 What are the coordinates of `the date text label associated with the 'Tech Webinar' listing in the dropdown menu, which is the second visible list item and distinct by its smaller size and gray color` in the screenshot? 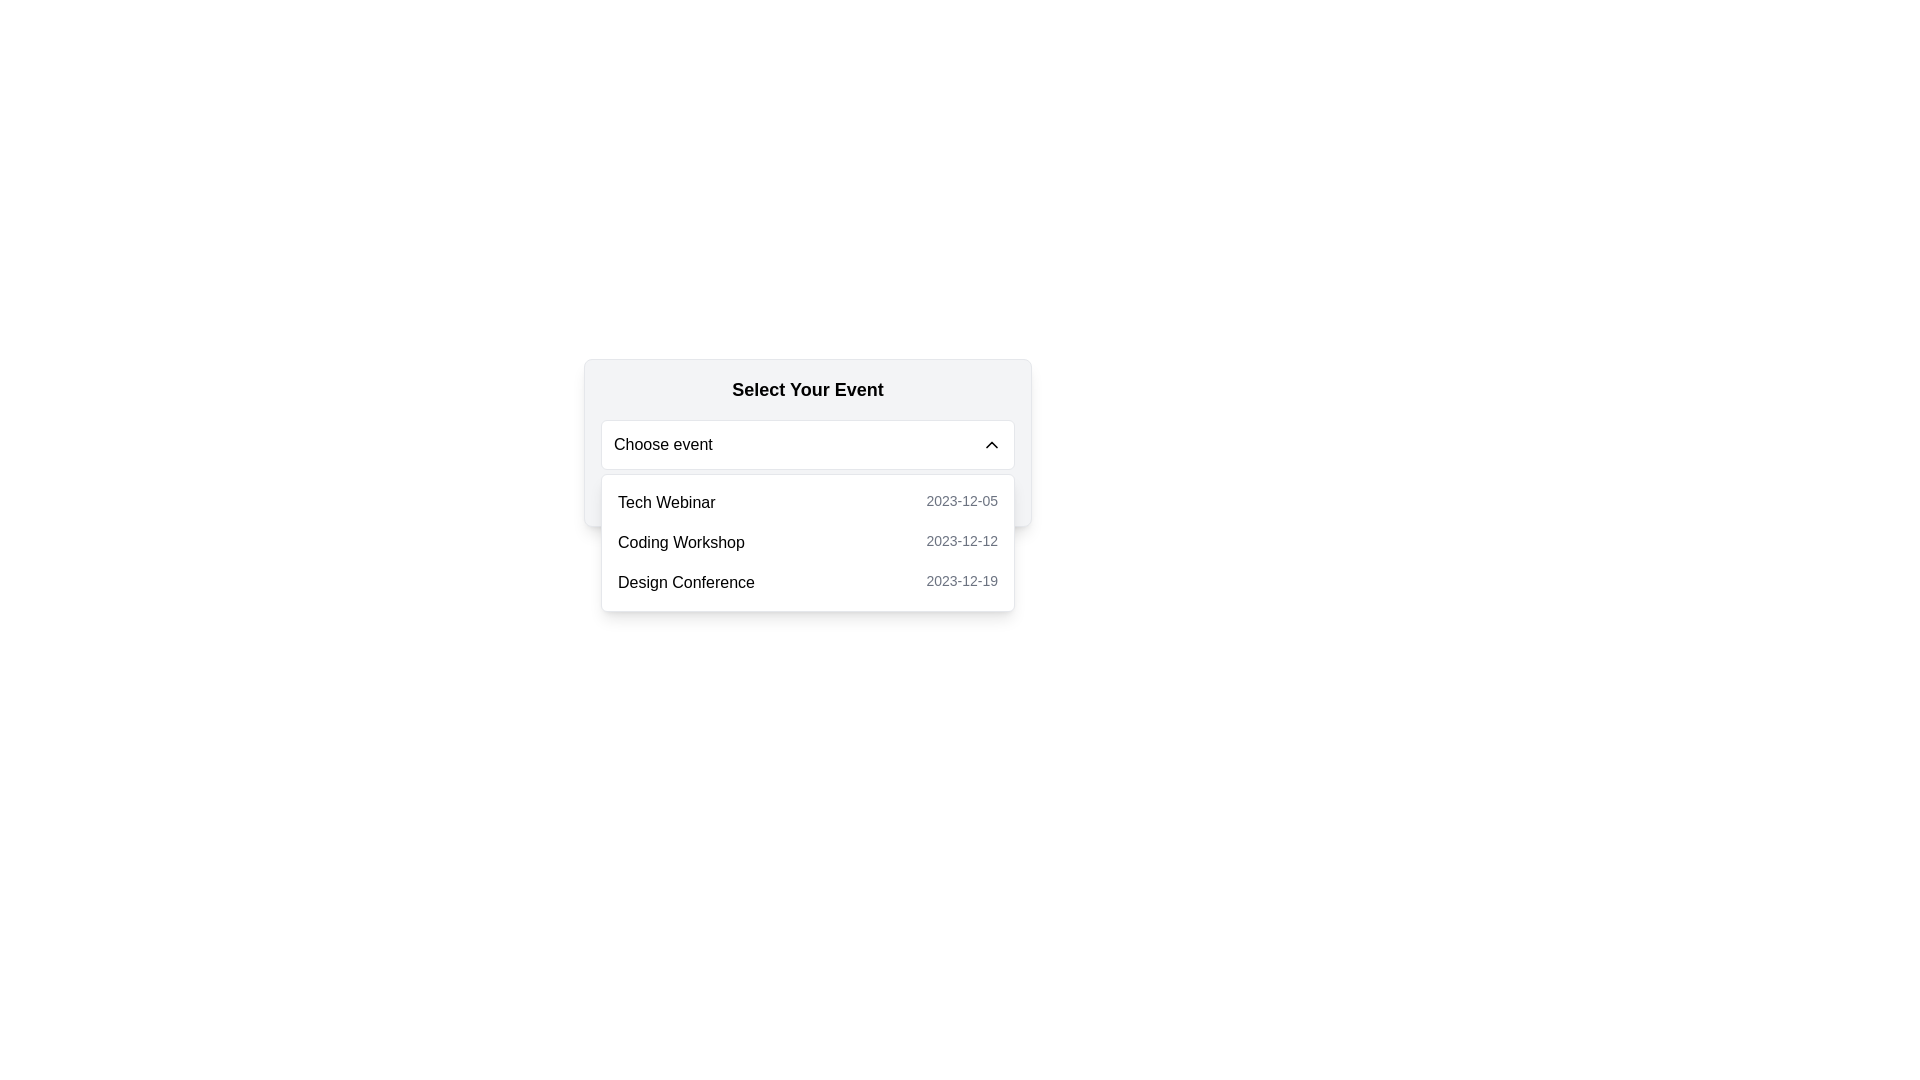 It's located at (962, 501).